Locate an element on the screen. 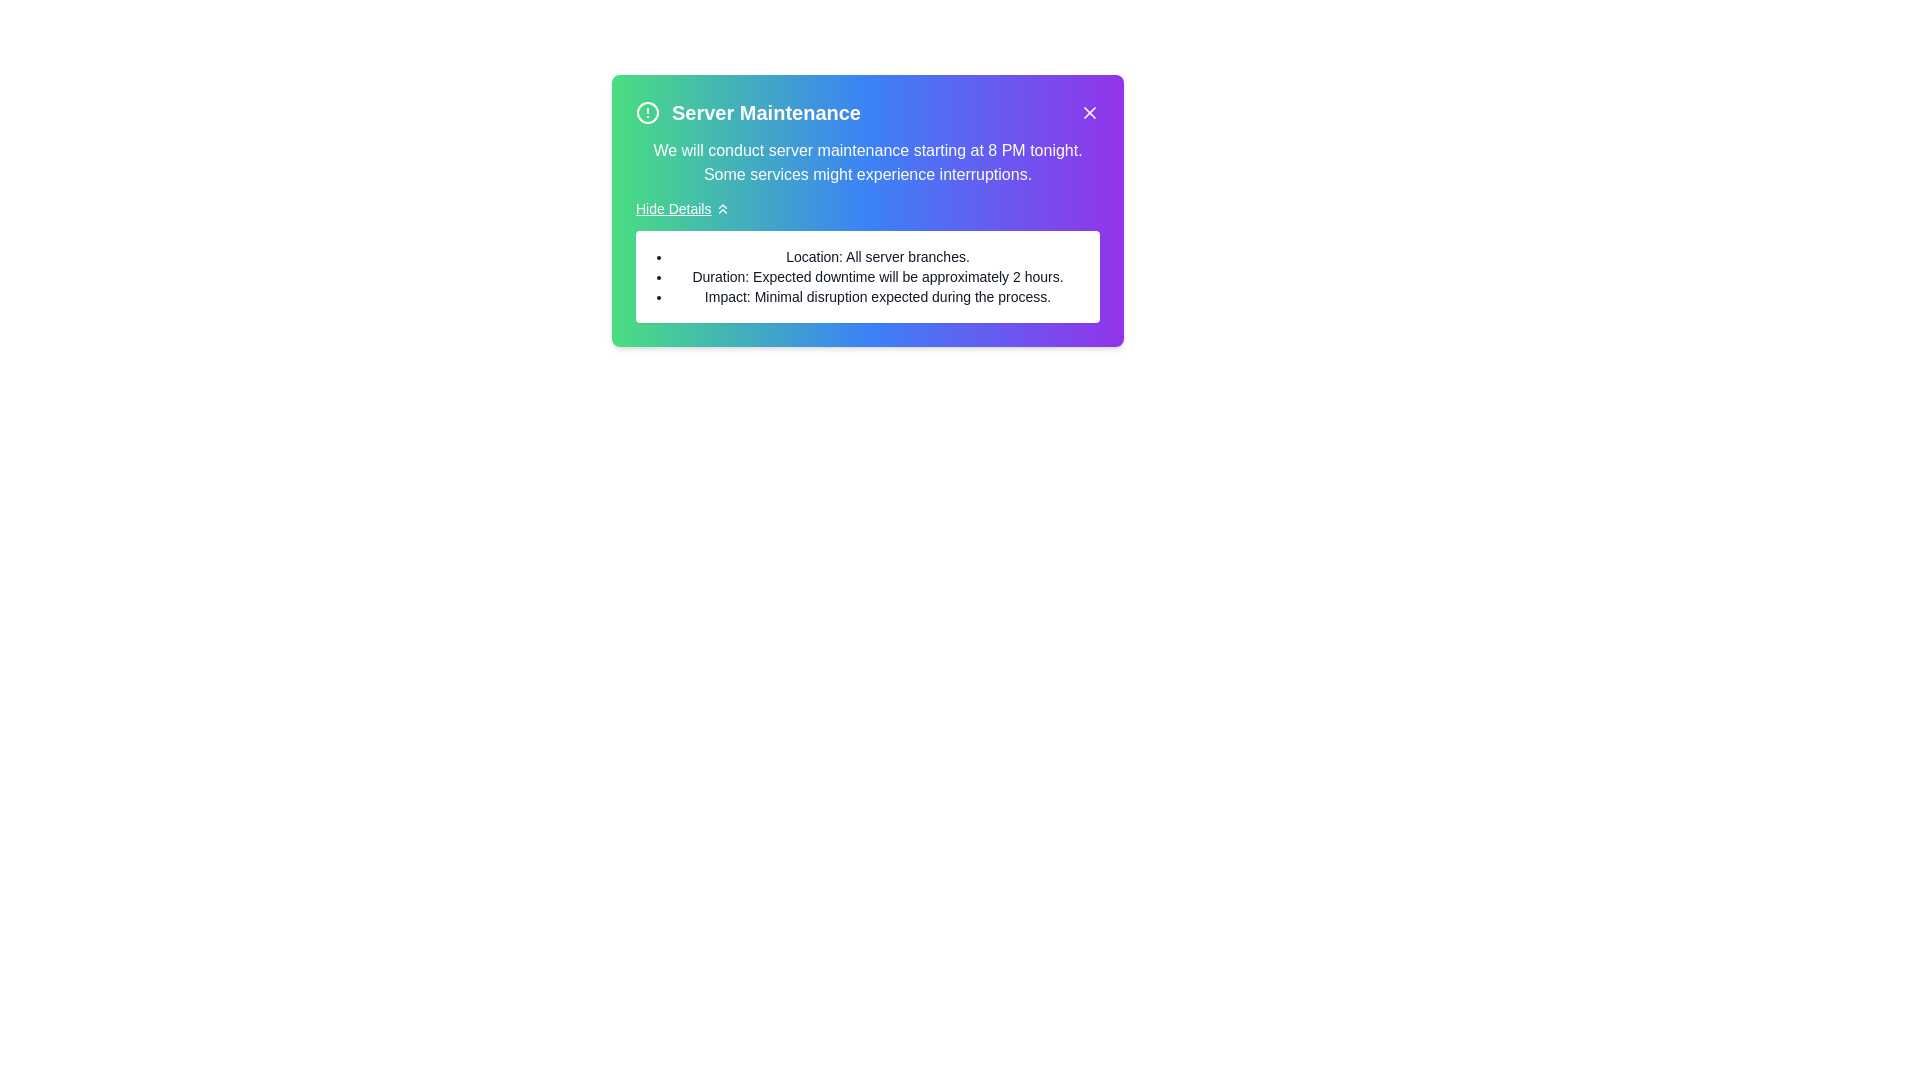 The width and height of the screenshot is (1920, 1080). the close button (X) to dismiss the notification card is located at coordinates (1088, 112).